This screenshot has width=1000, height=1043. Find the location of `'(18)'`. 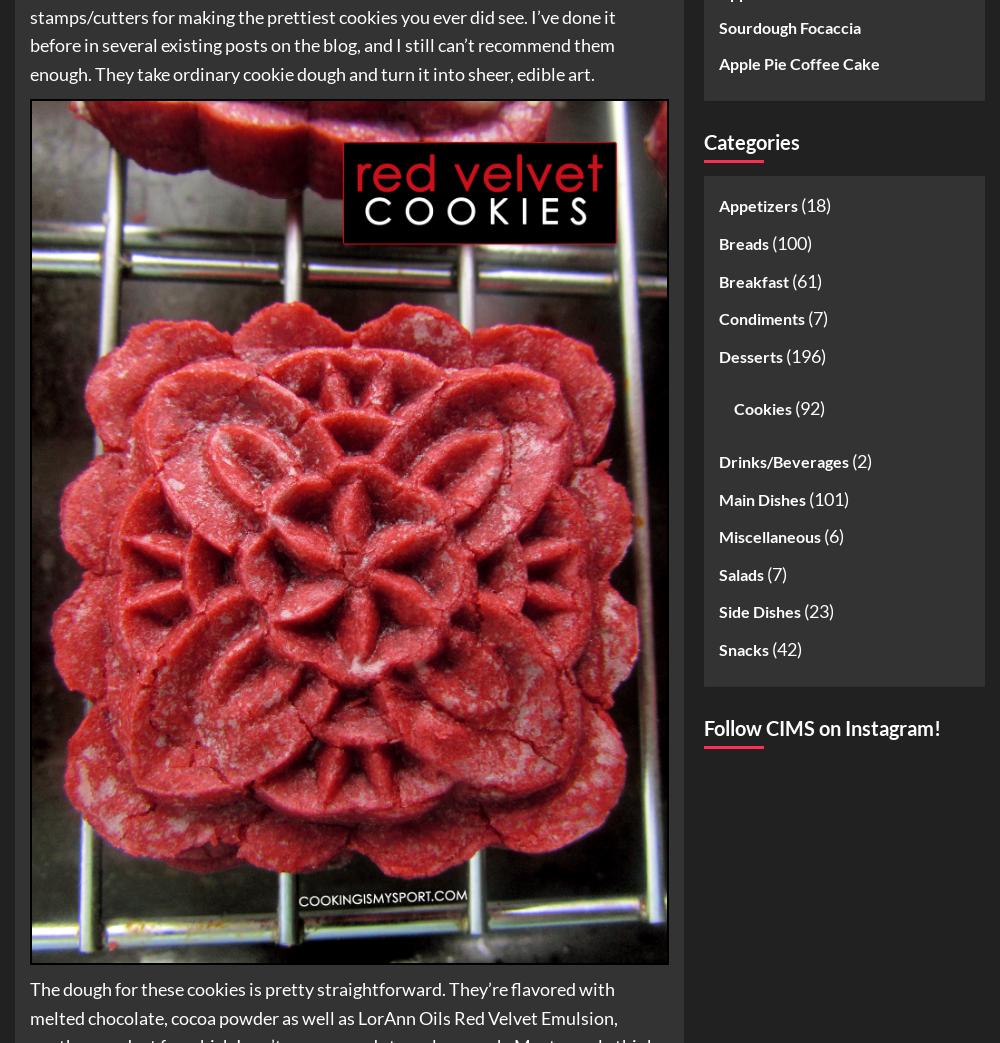

'(18)' is located at coordinates (813, 203).